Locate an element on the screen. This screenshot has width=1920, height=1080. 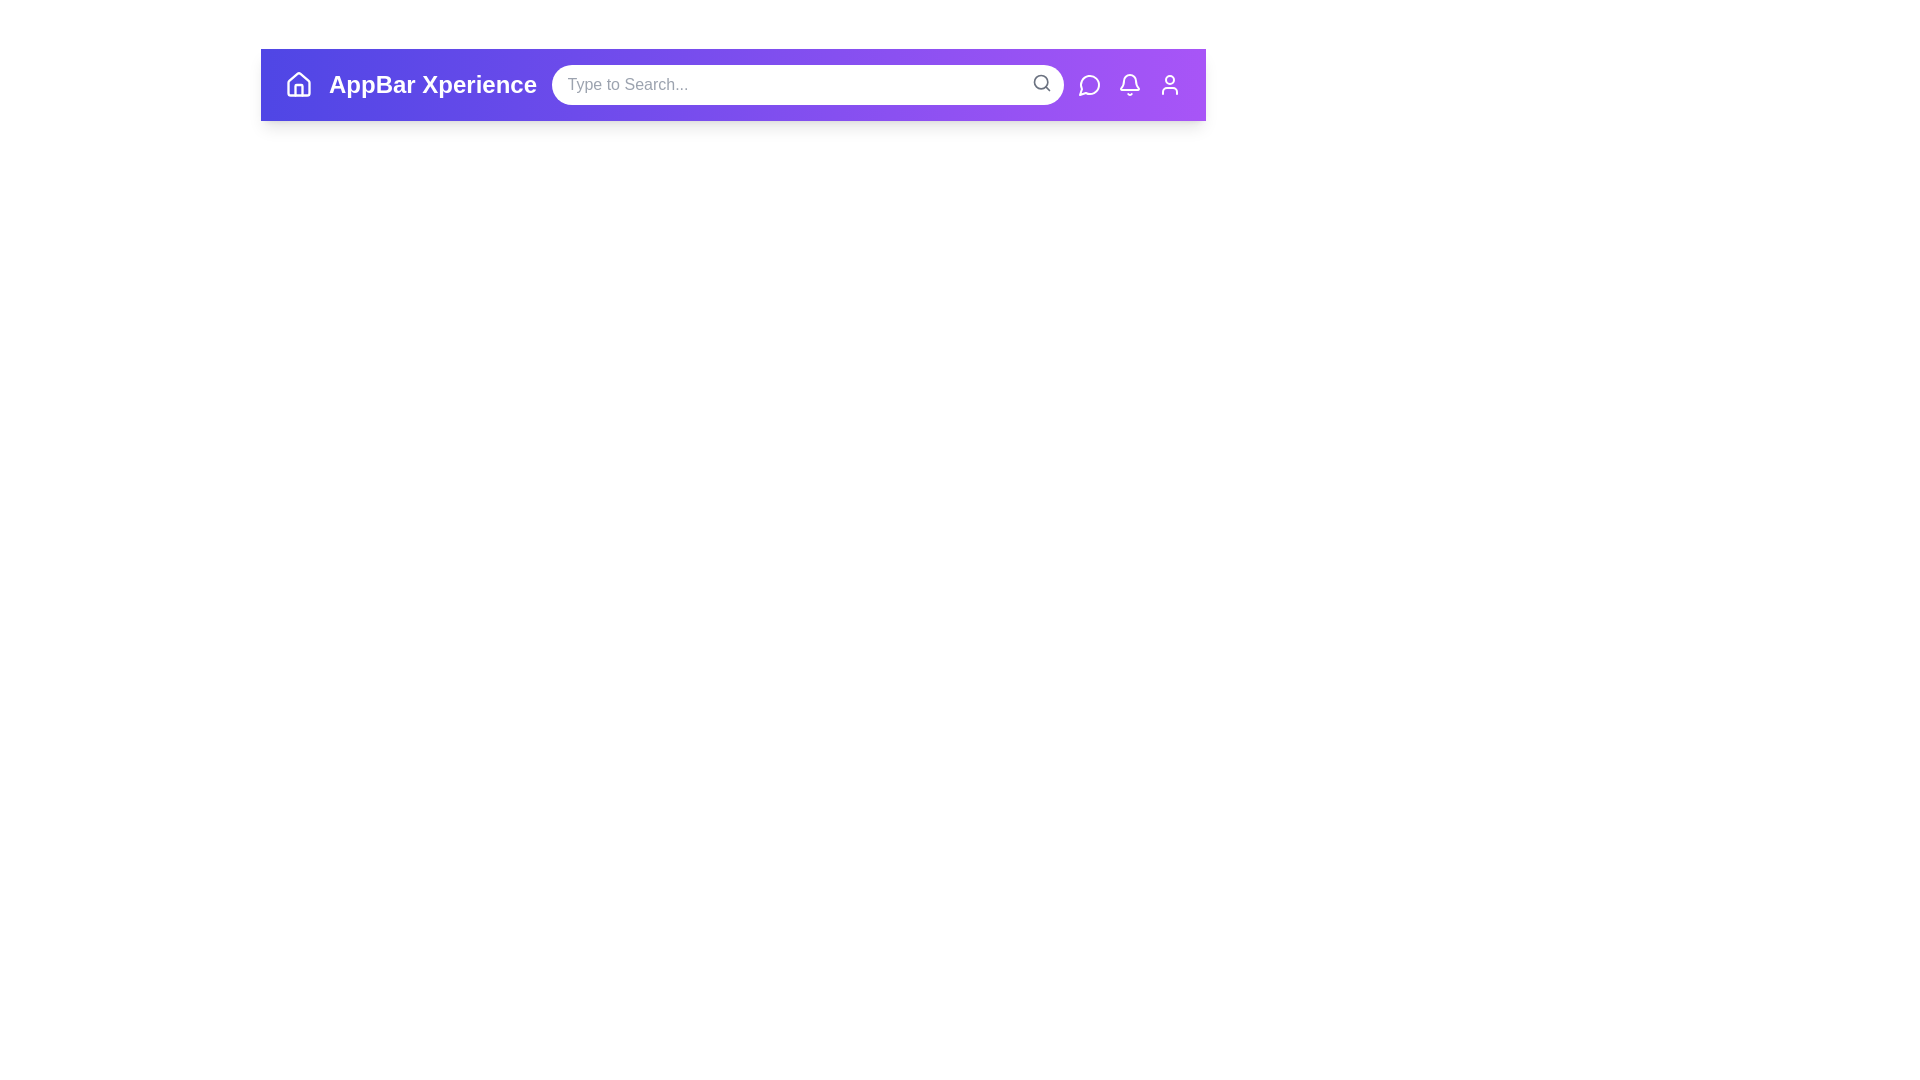
the notifications icon to observe its hover effect is located at coordinates (1128, 83).